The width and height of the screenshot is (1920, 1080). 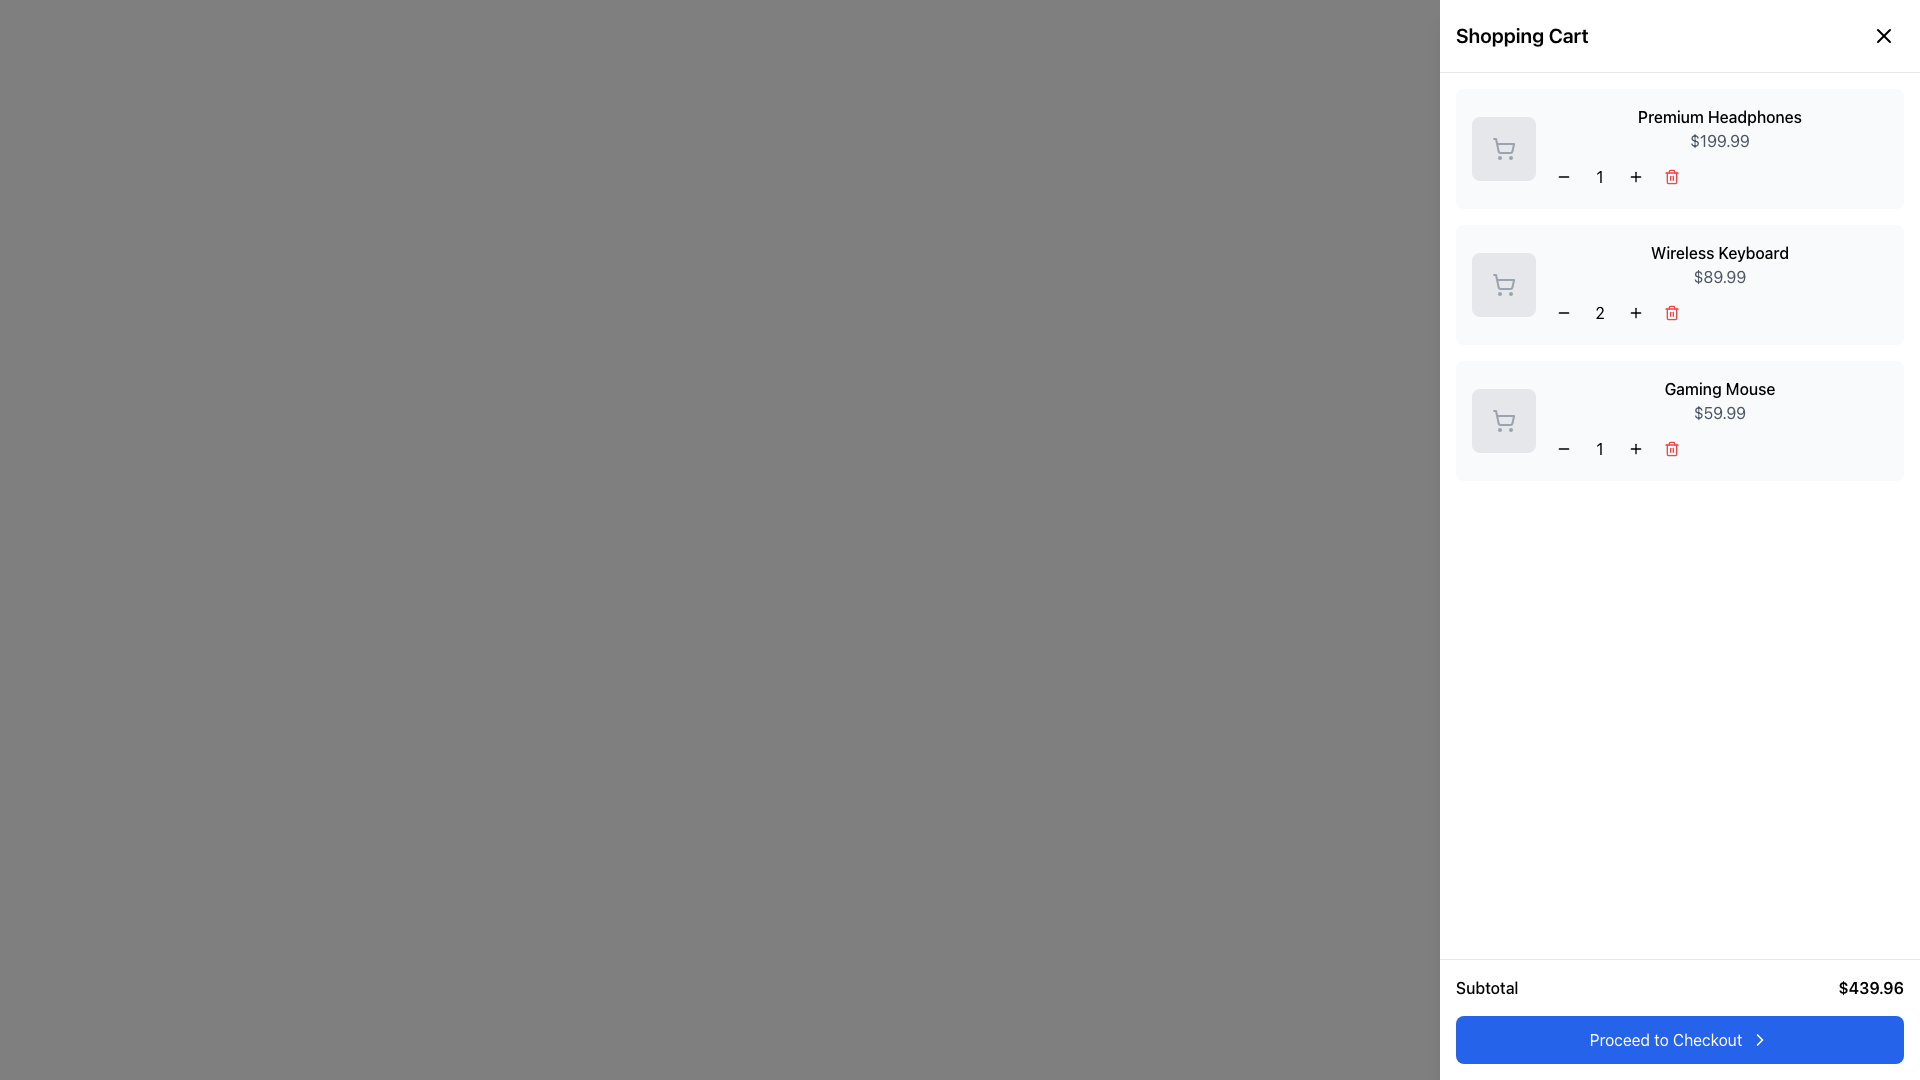 What do you see at coordinates (1503, 419) in the screenshot?
I see `the shopping cart icon, which is a gray icon with a rounded light gray background located to the left of the text 'Gaming Mouse' in the cart list` at bounding box center [1503, 419].